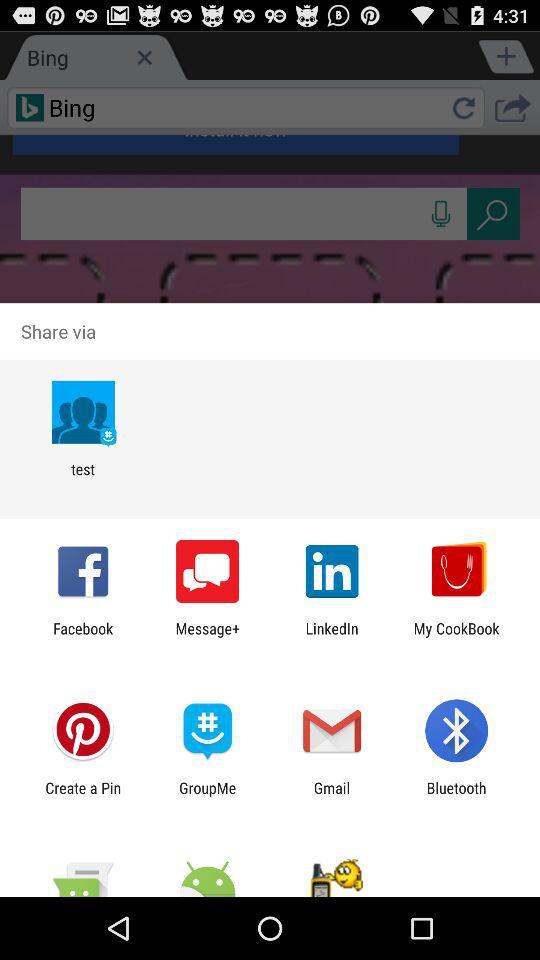 This screenshot has height=960, width=540. I want to click on item to the left of the groupme, so click(82, 796).